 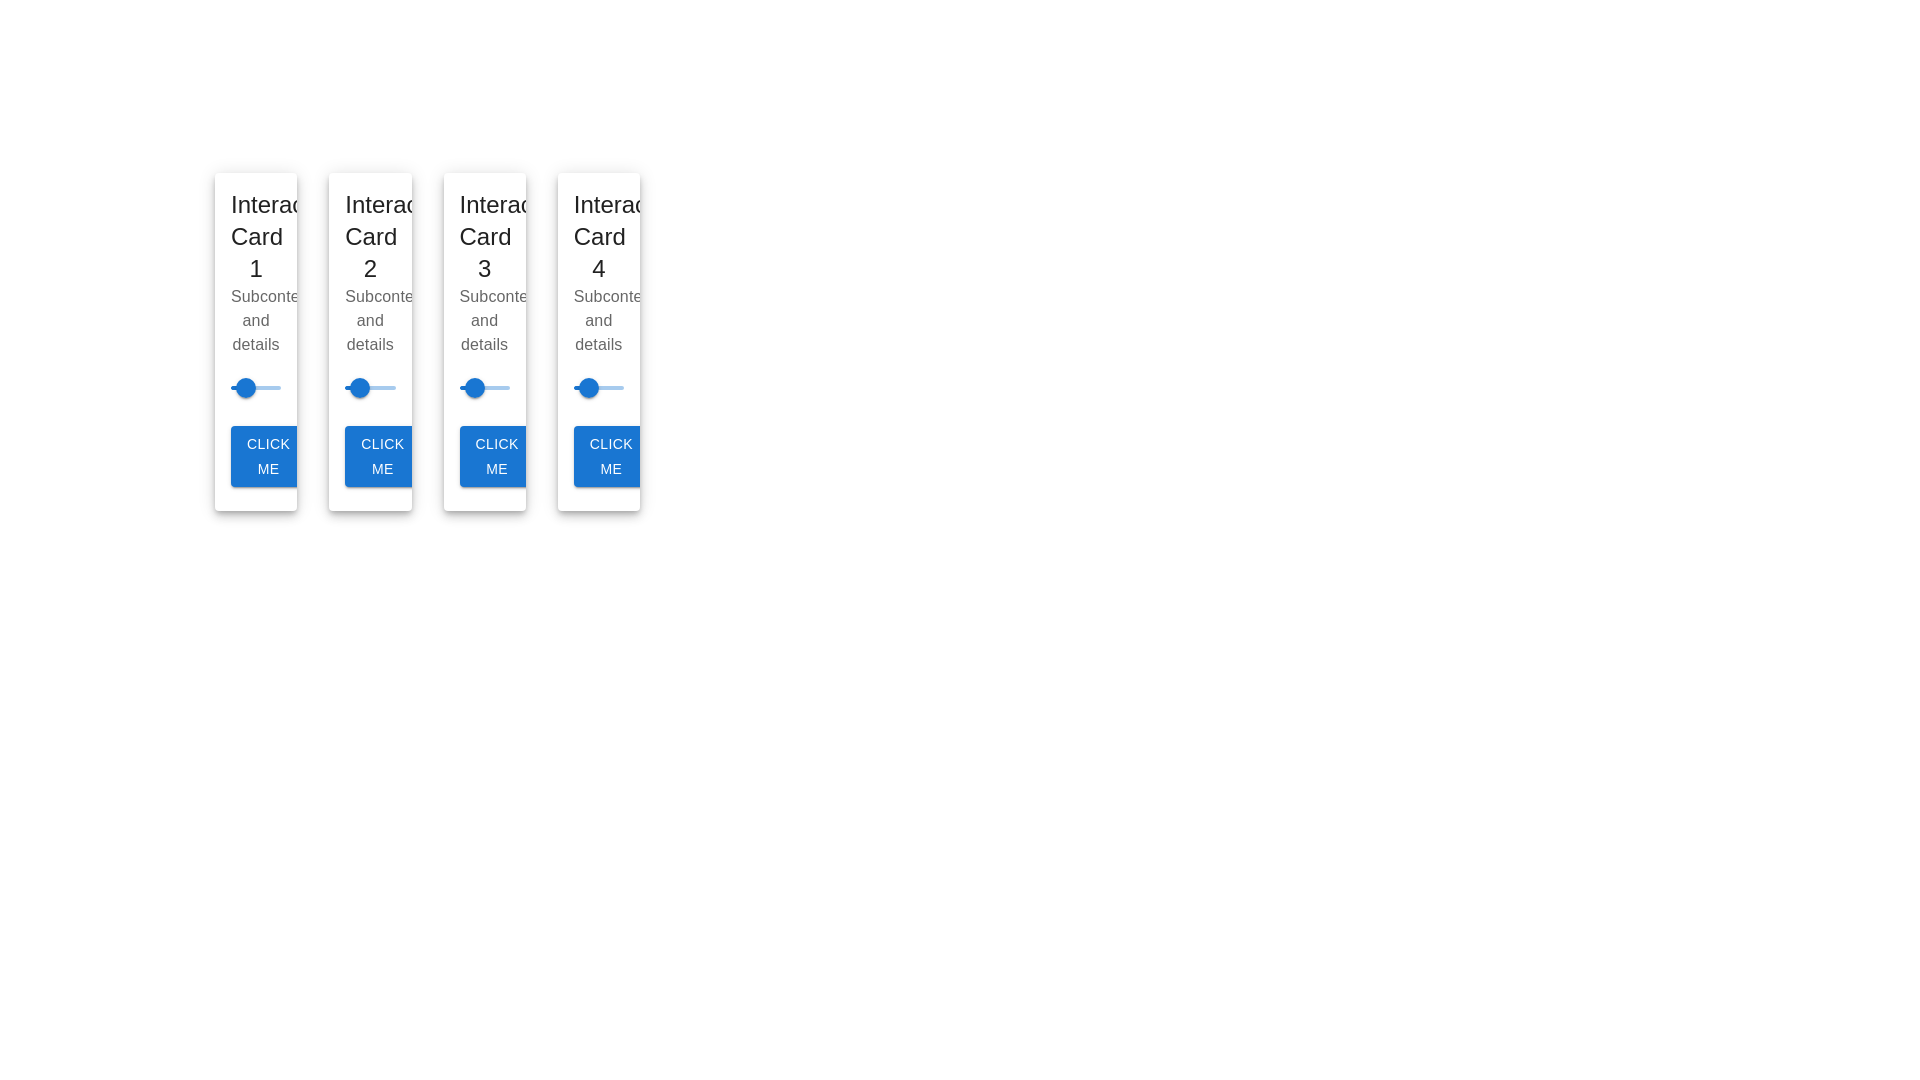 What do you see at coordinates (597, 388) in the screenshot?
I see `the Slider rail located at the bottom of the 'Interactive Card 4' slider component in the fourth column of aligned cards` at bounding box center [597, 388].